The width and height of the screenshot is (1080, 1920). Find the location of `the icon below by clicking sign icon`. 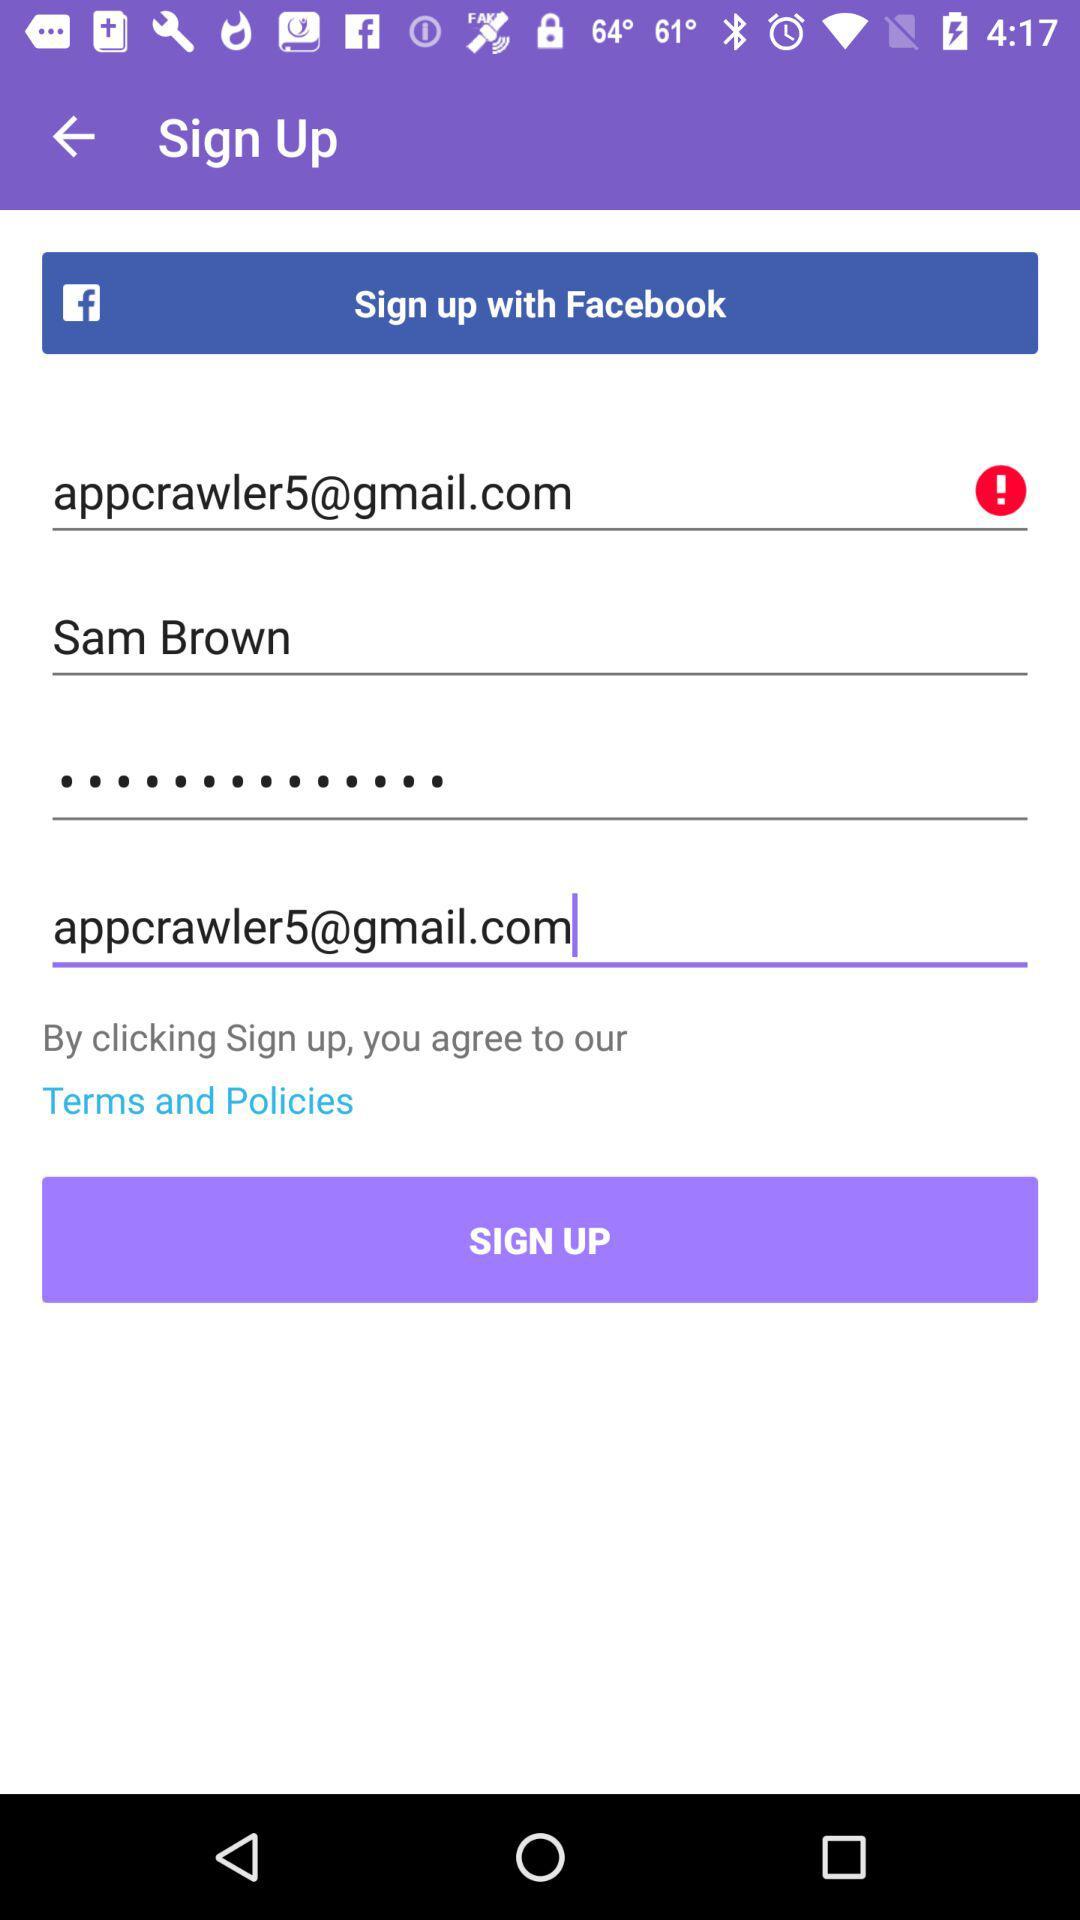

the icon below by clicking sign icon is located at coordinates (197, 1098).